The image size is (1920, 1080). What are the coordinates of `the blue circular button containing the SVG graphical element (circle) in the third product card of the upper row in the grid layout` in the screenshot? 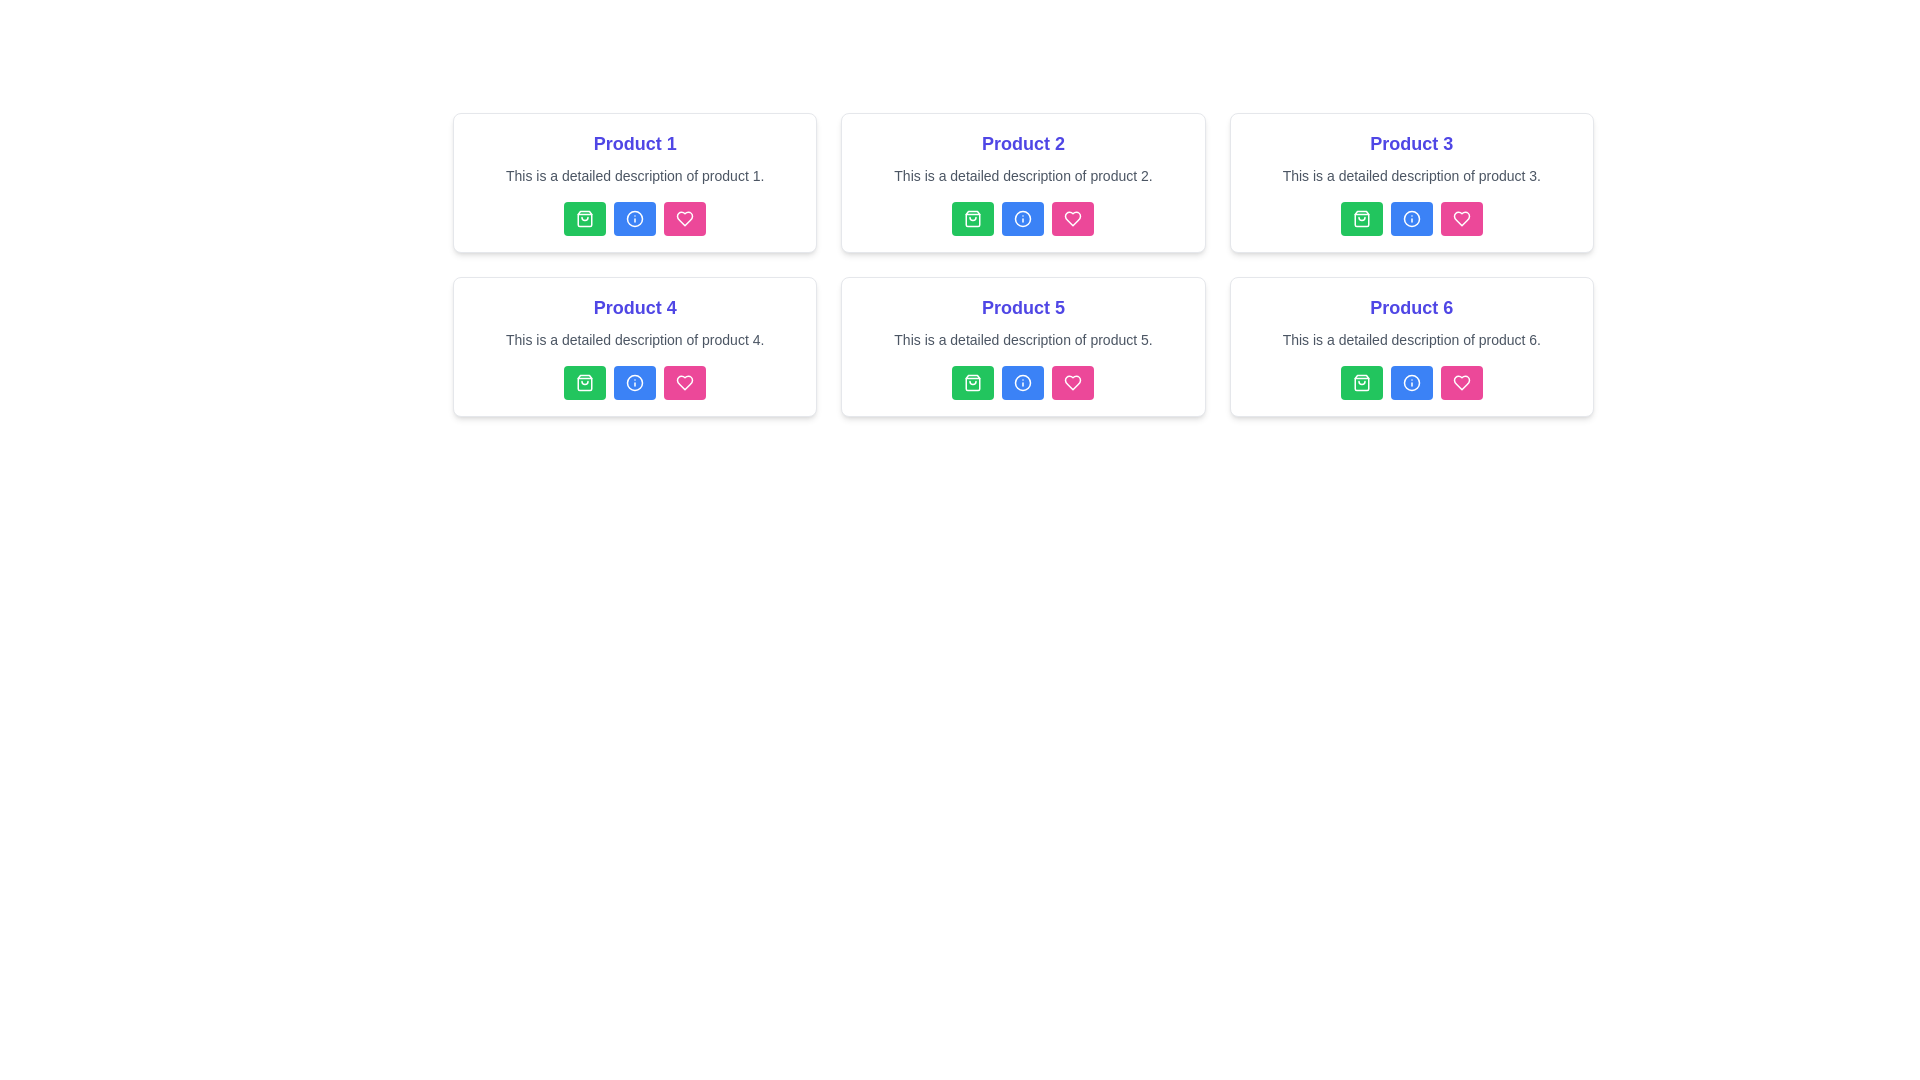 It's located at (1410, 219).